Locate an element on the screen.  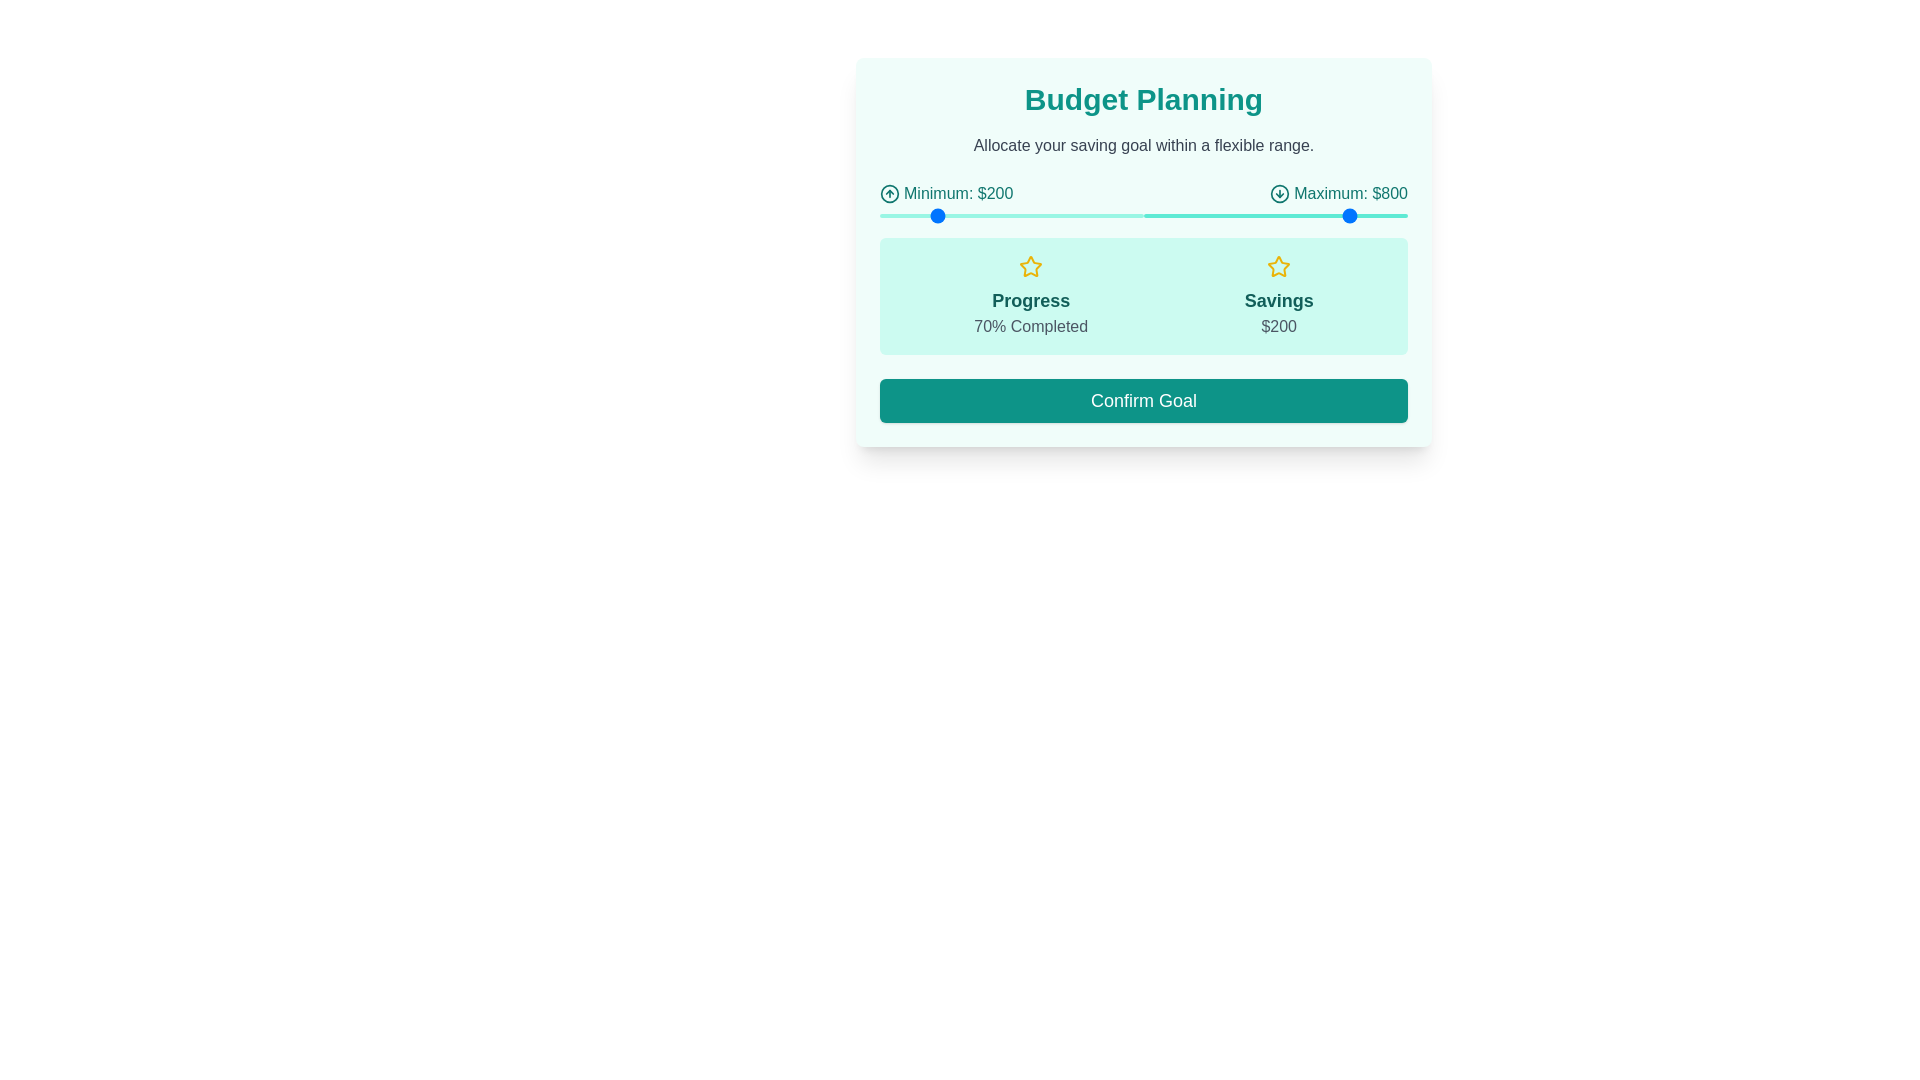
monetary value displayed in the Text label located in the 'Savings' sub-section at the bottom-right of the card, adjacent to the 'Savings' title is located at coordinates (1278, 325).